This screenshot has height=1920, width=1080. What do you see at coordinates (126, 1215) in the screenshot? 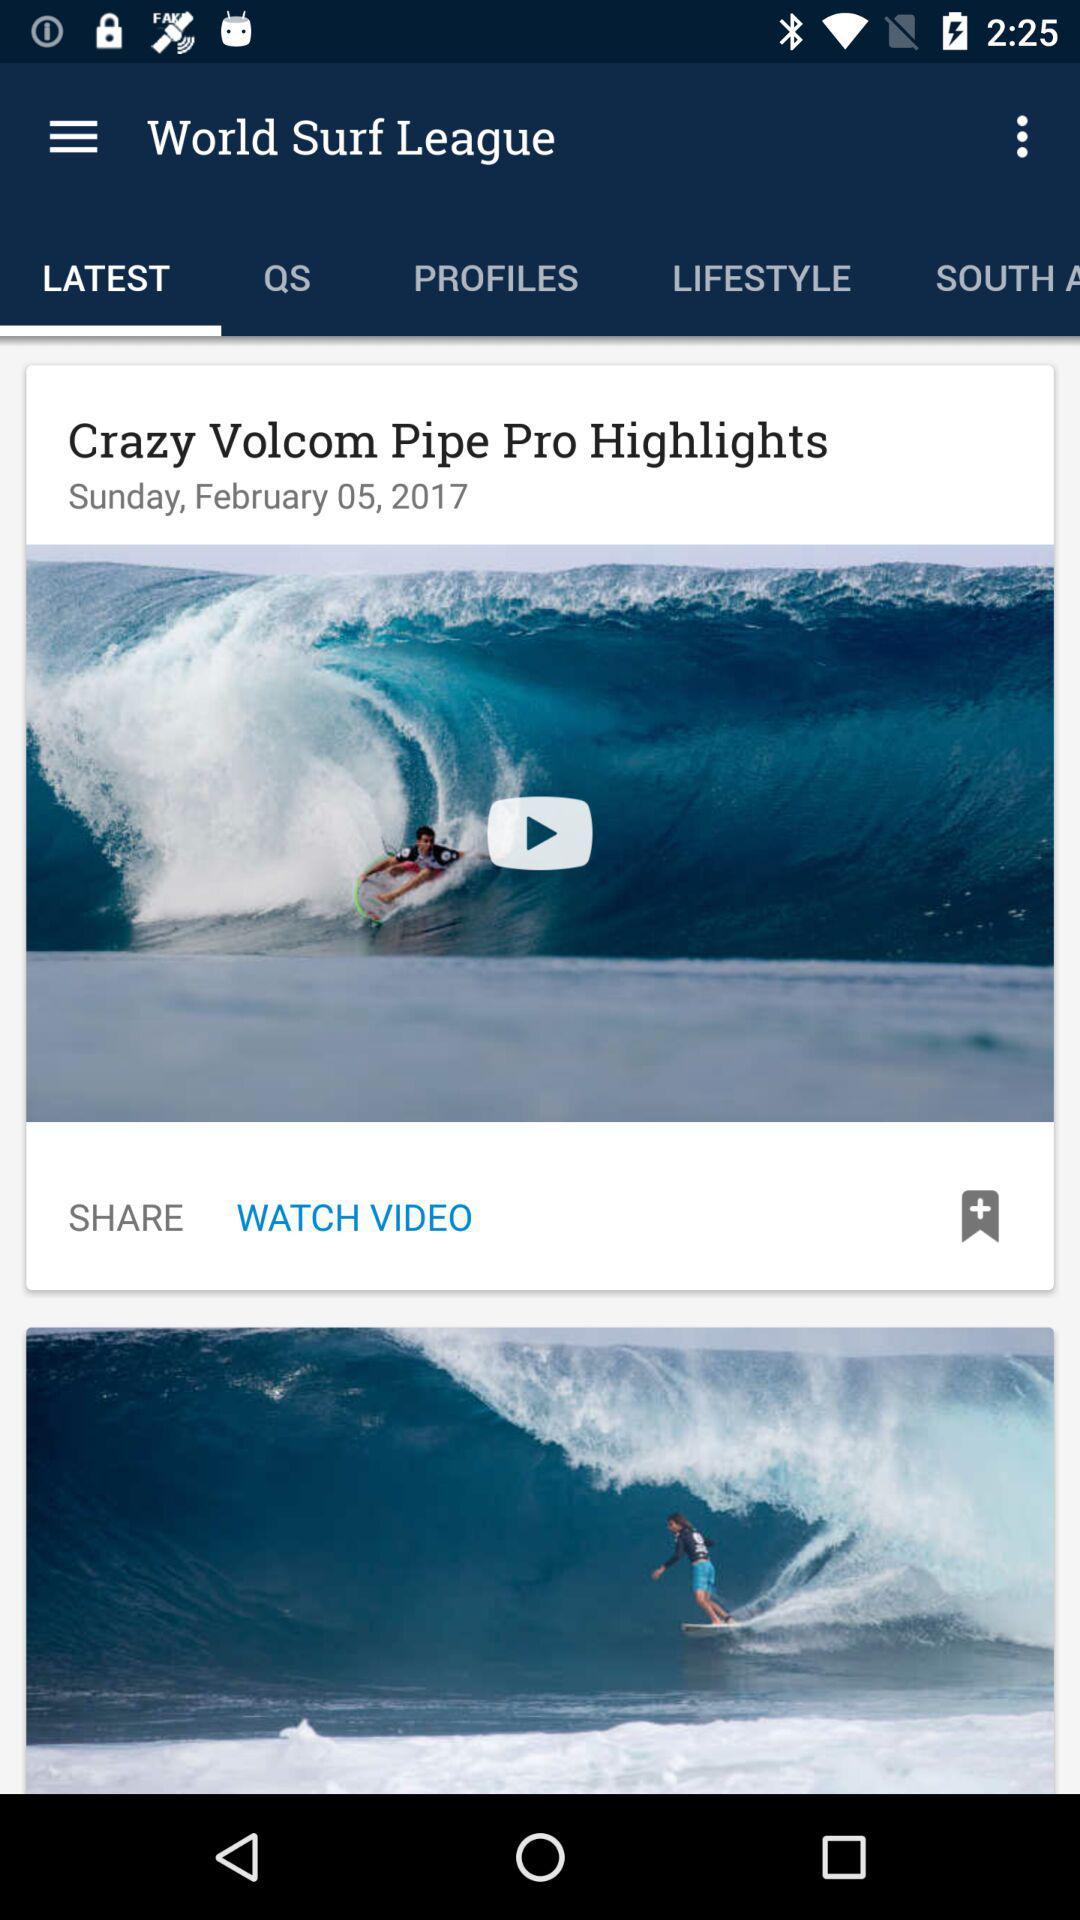
I see `icon to the left of the watch video item` at bounding box center [126, 1215].